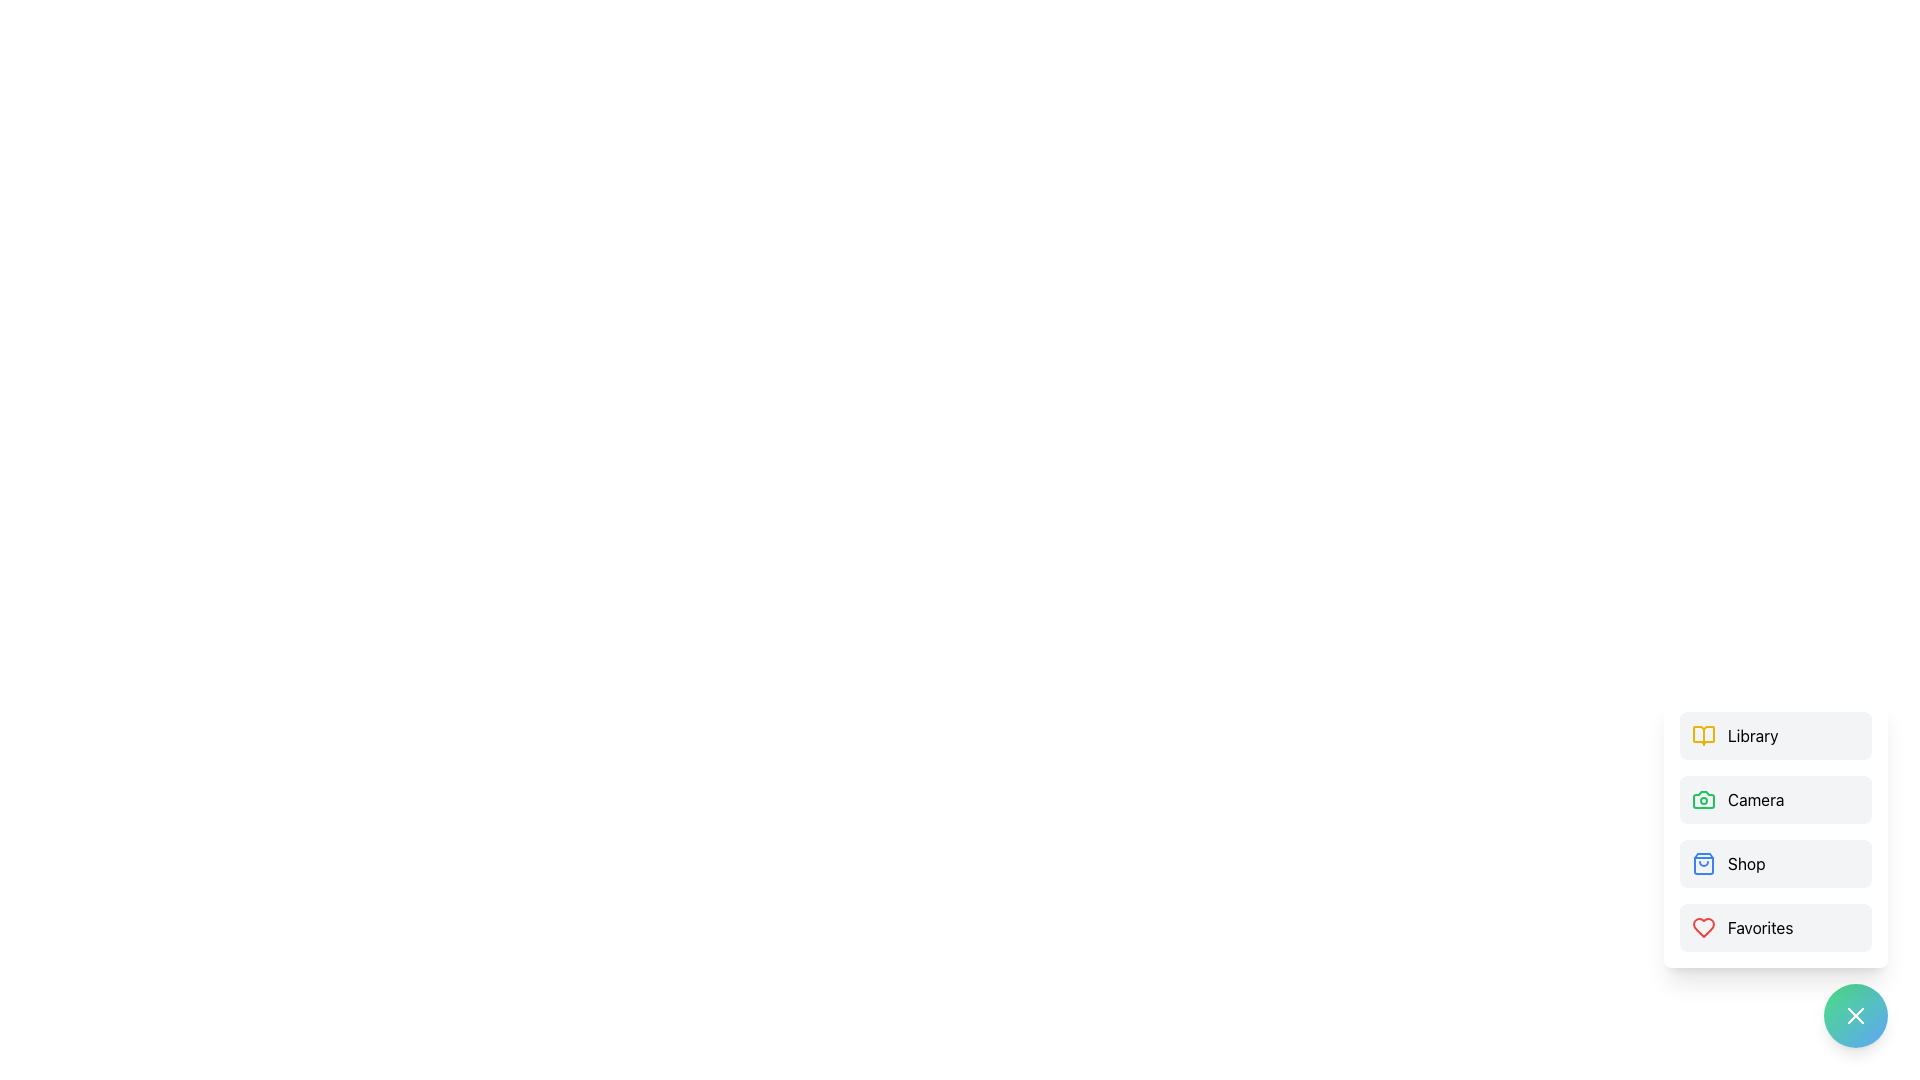 The image size is (1920, 1080). What do you see at coordinates (1703, 928) in the screenshot?
I see `the red heart icon located in the bottom right menu` at bounding box center [1703, 928].